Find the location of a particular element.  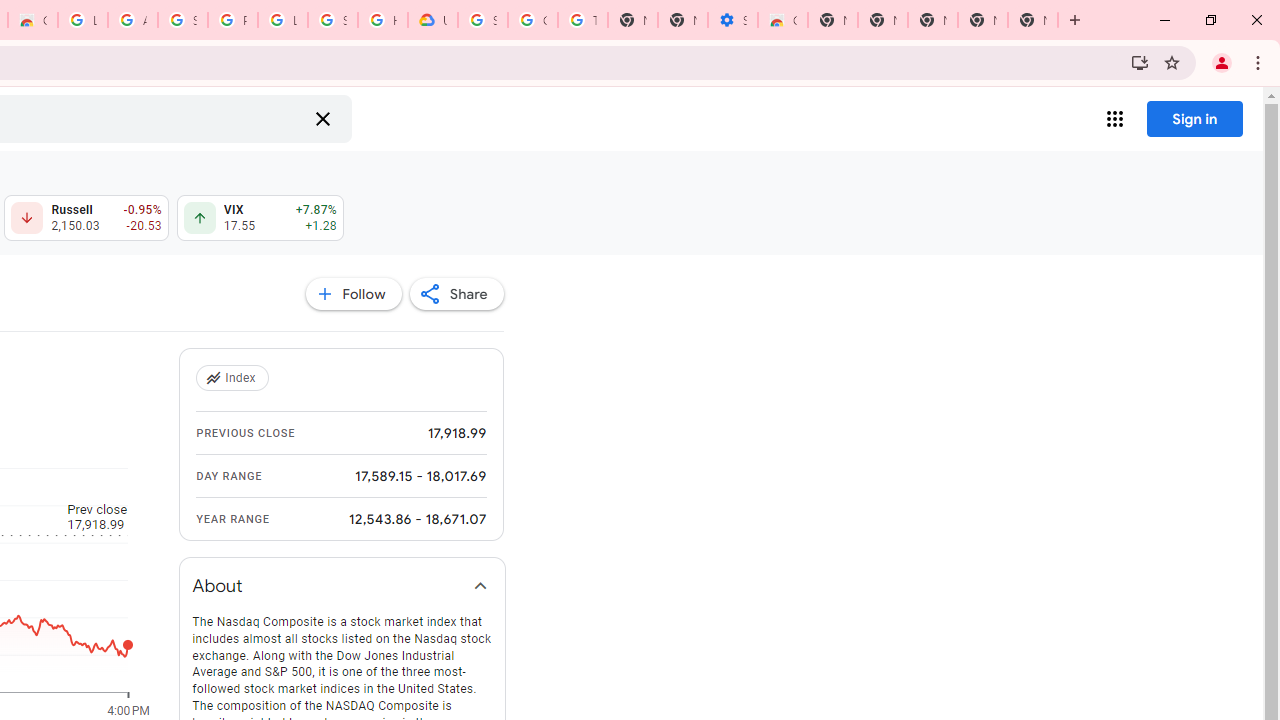

'Chrome Web Store - Accessibility extensions' is located at coordinates (781, 20).